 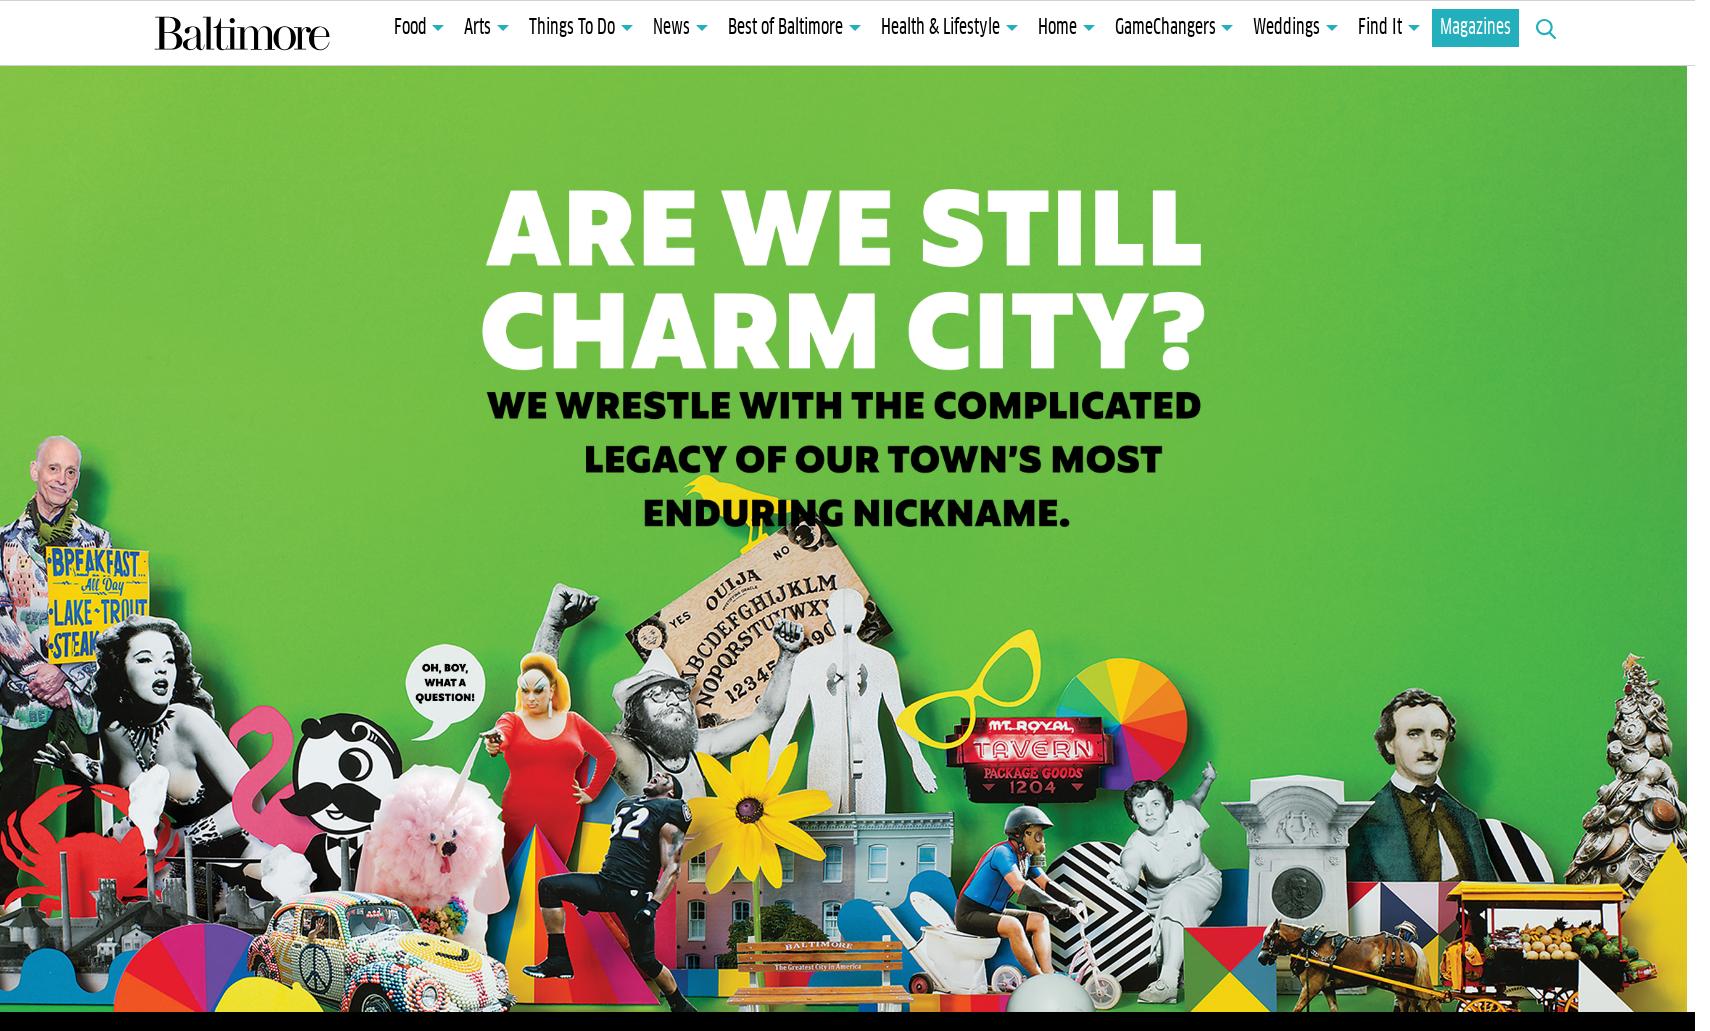 I want to click on 'Arts', so click(x=477, y=28).